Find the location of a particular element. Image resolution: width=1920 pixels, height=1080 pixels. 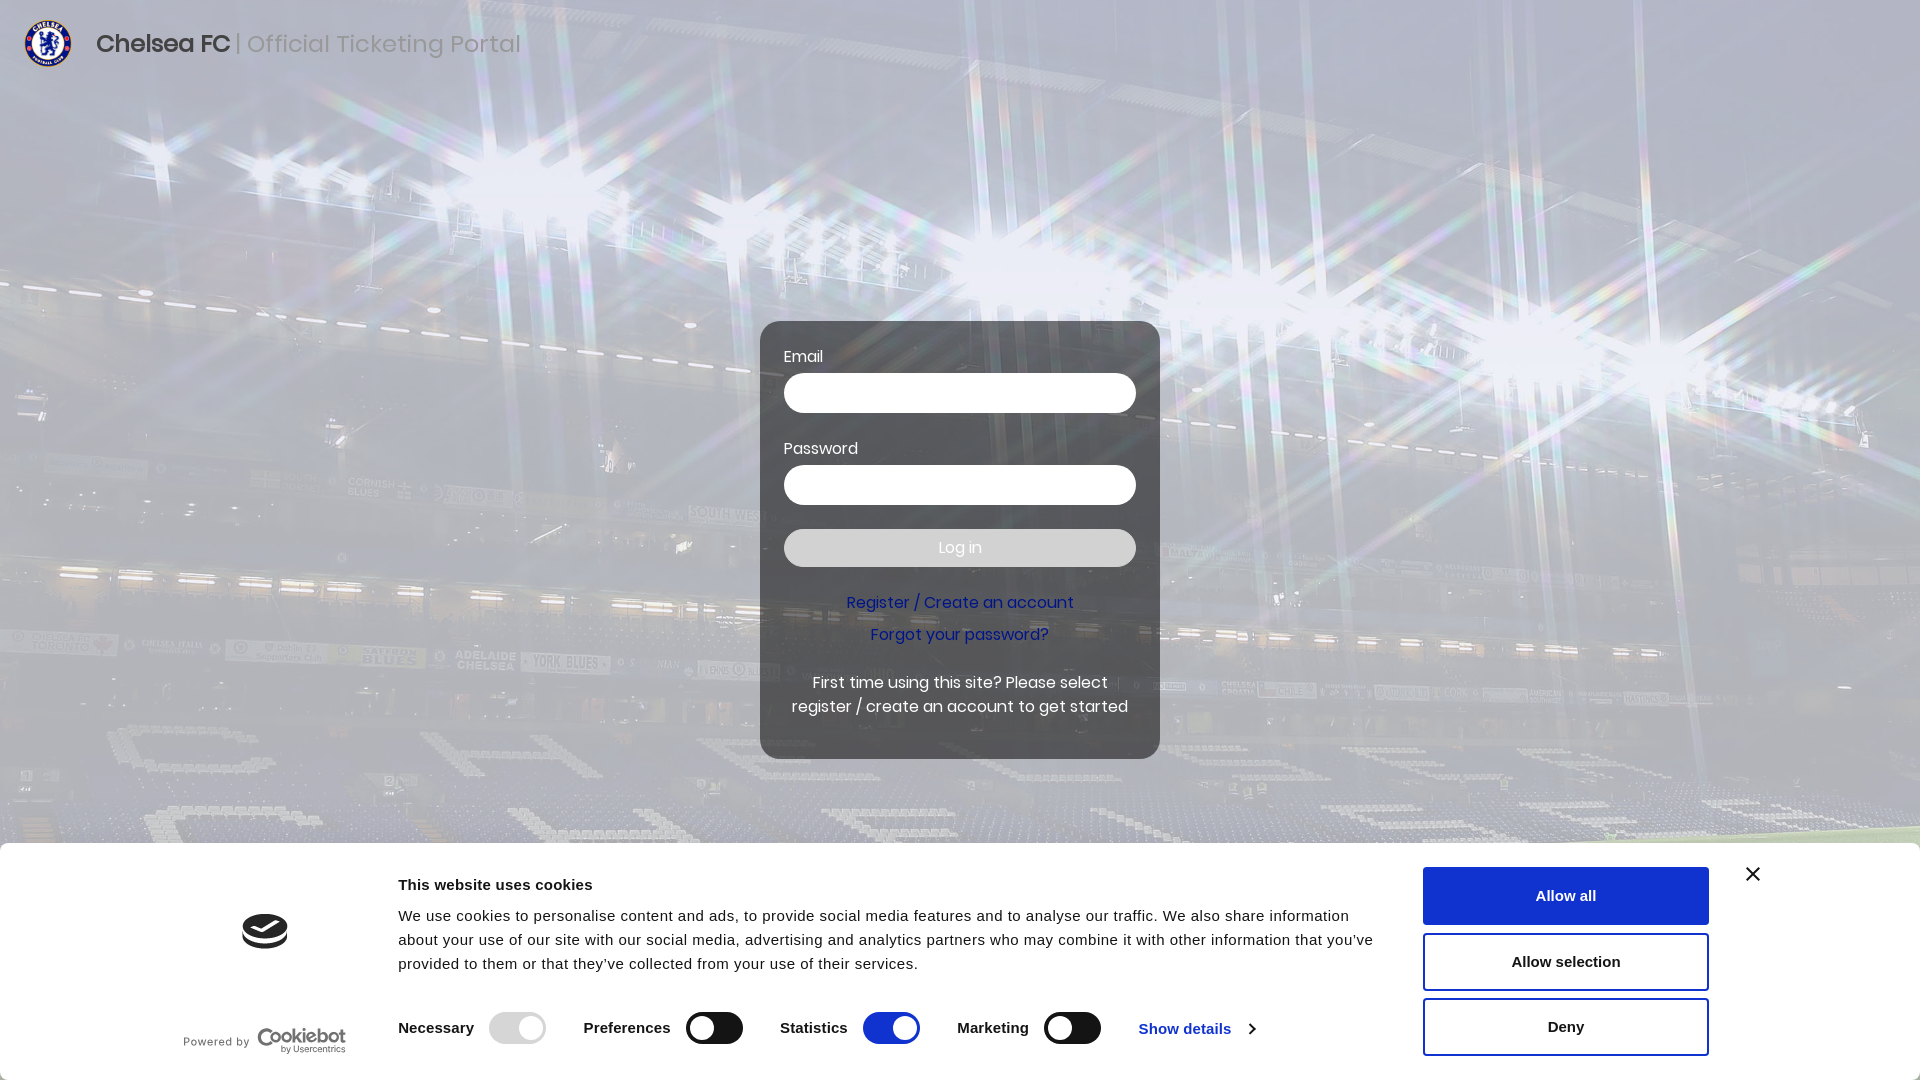

'Deny' is located at coordinates (1564, 1026).